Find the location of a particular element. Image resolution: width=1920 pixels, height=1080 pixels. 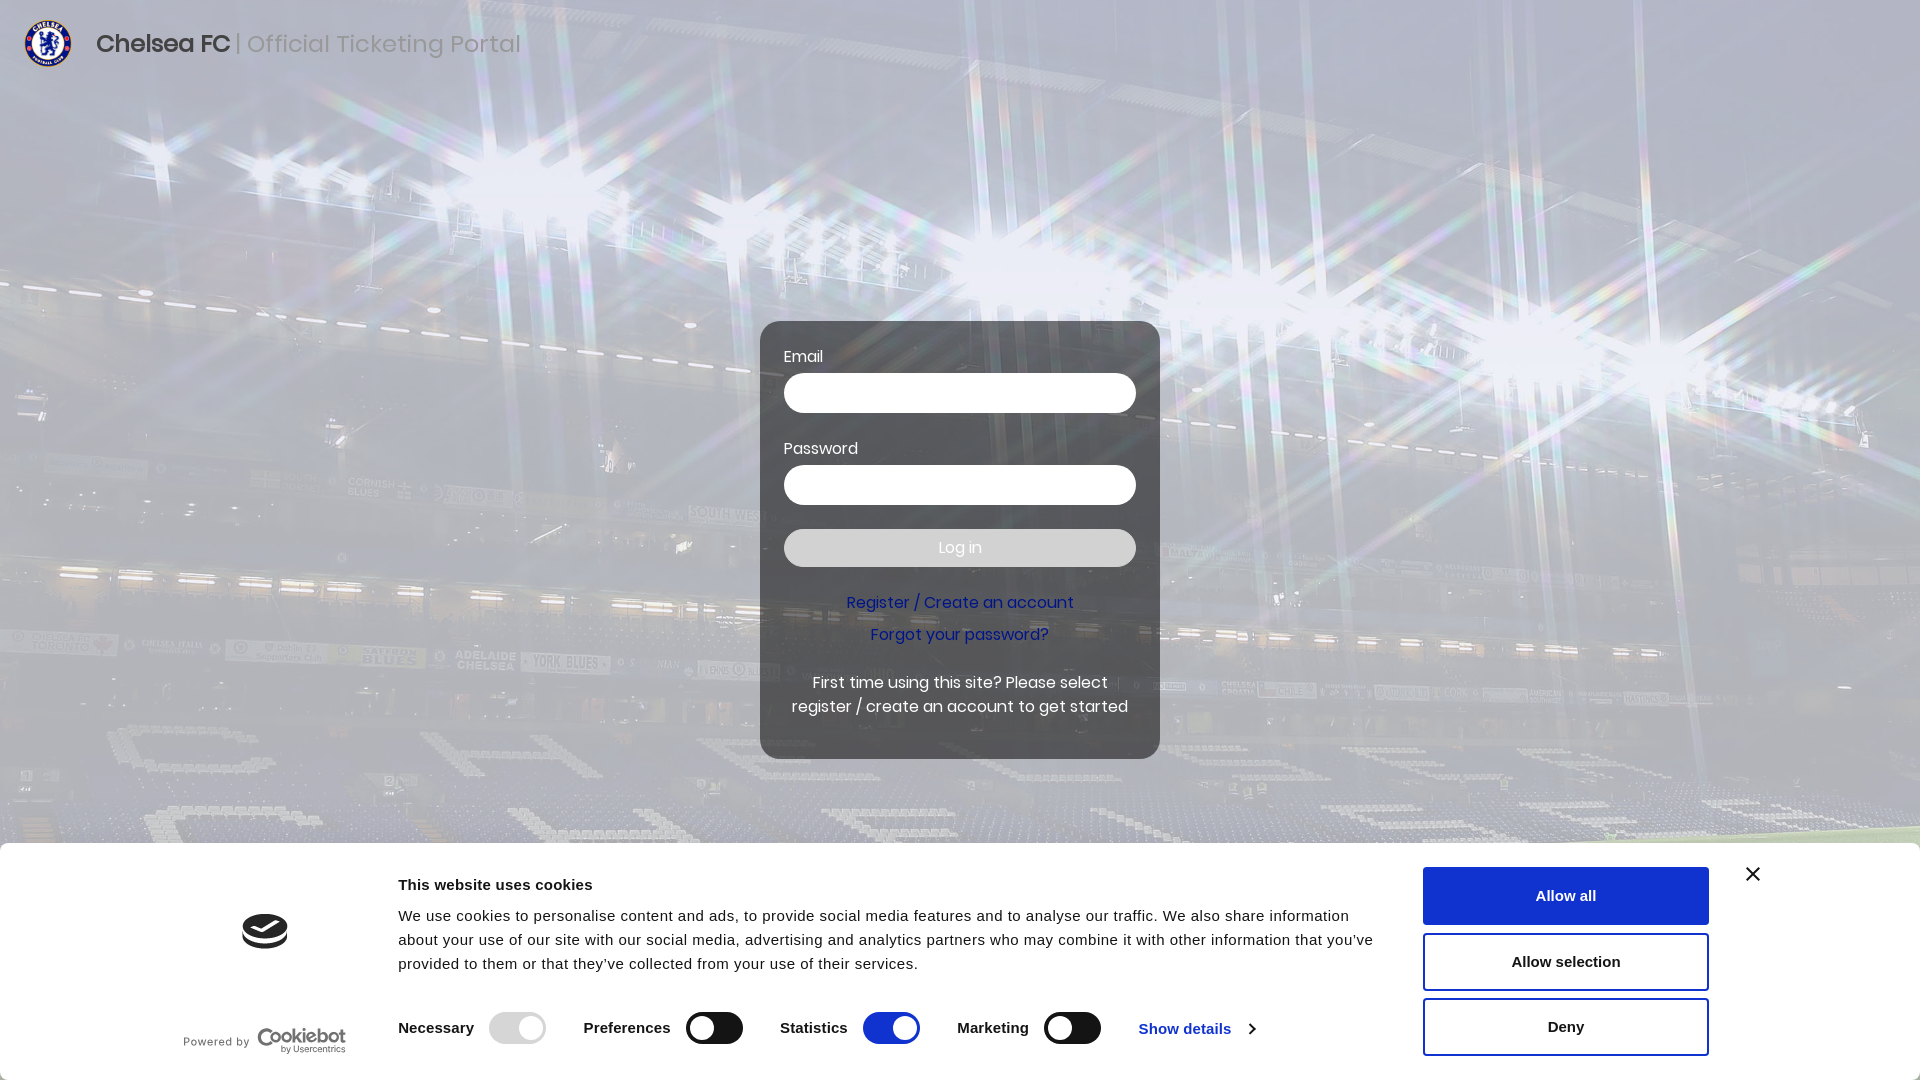

'Deny' is located at coordinates (1564, 1026).